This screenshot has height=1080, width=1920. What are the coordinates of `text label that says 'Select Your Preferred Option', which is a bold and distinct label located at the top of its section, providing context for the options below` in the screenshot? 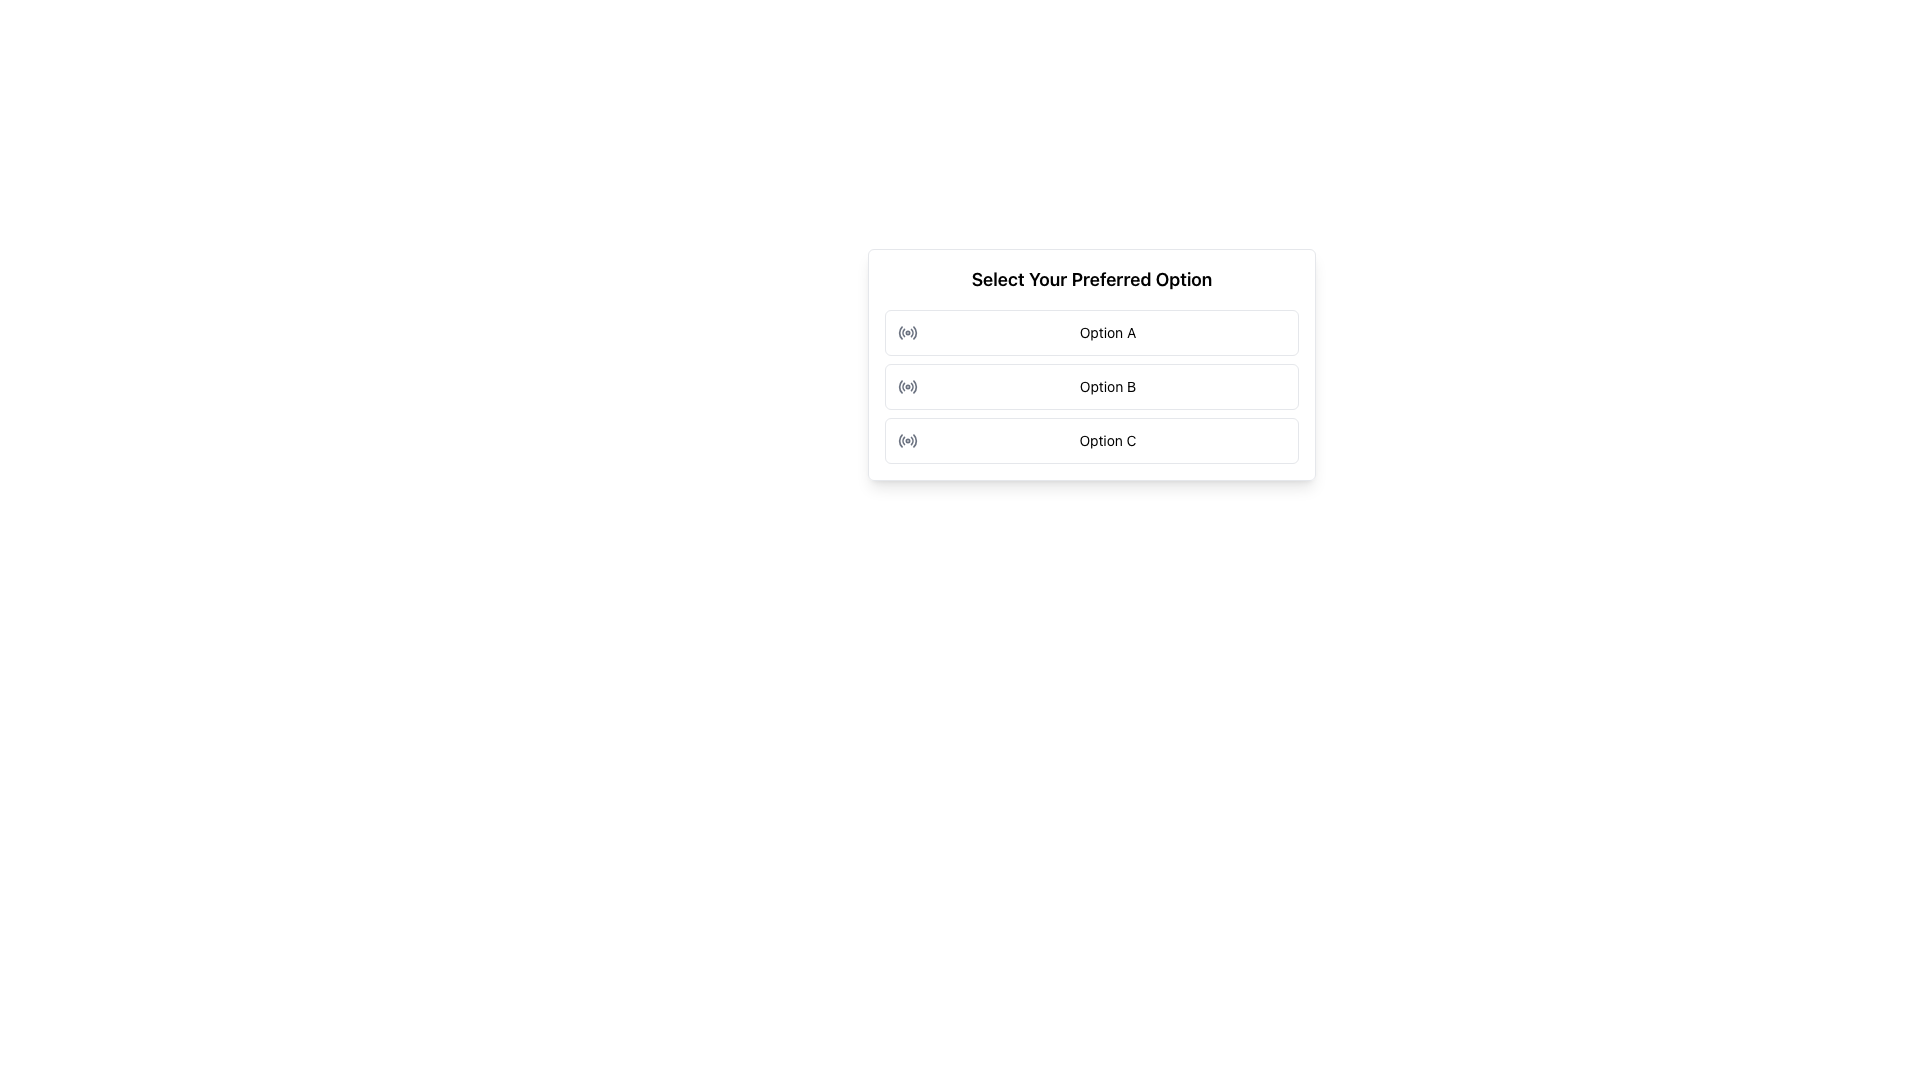 It's located at (1090, 280).